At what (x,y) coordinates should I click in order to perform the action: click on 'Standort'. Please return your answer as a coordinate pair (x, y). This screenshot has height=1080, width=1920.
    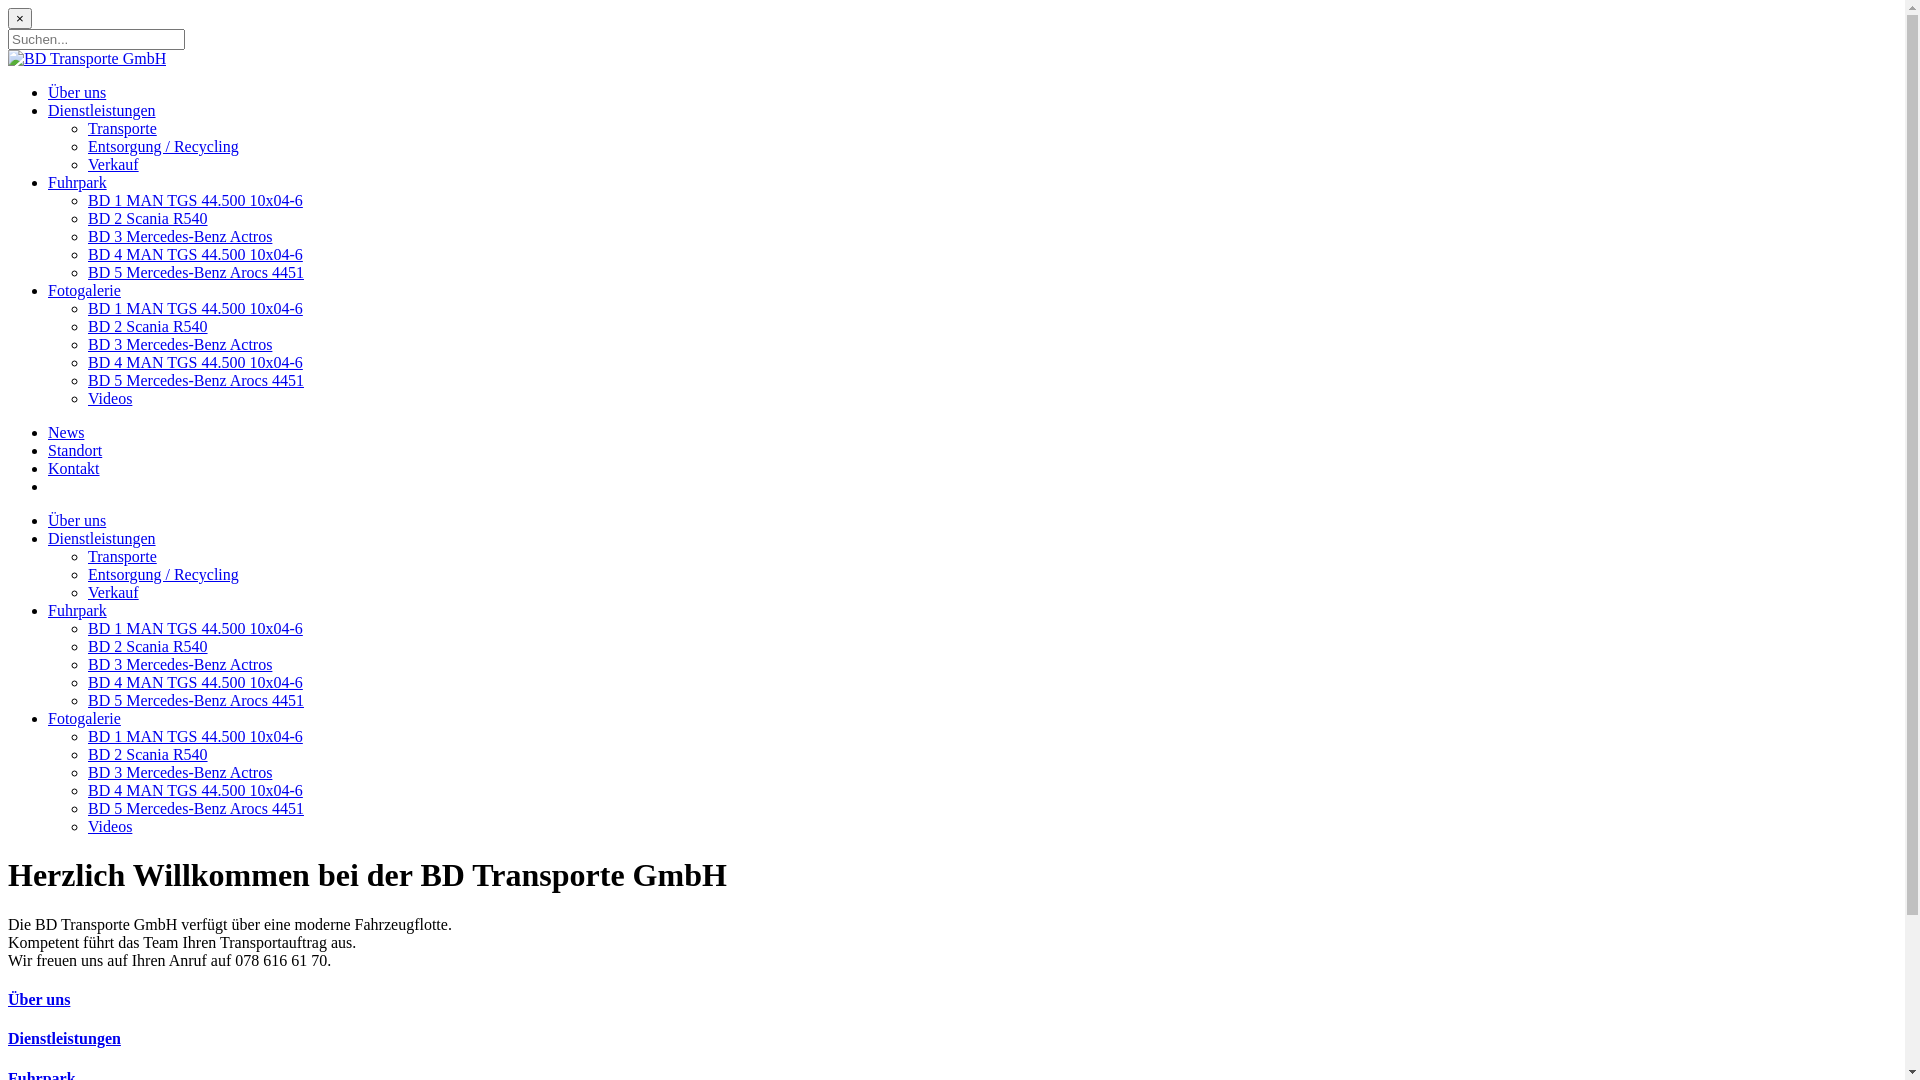
    Looking at the image, I should click on (75, 450).